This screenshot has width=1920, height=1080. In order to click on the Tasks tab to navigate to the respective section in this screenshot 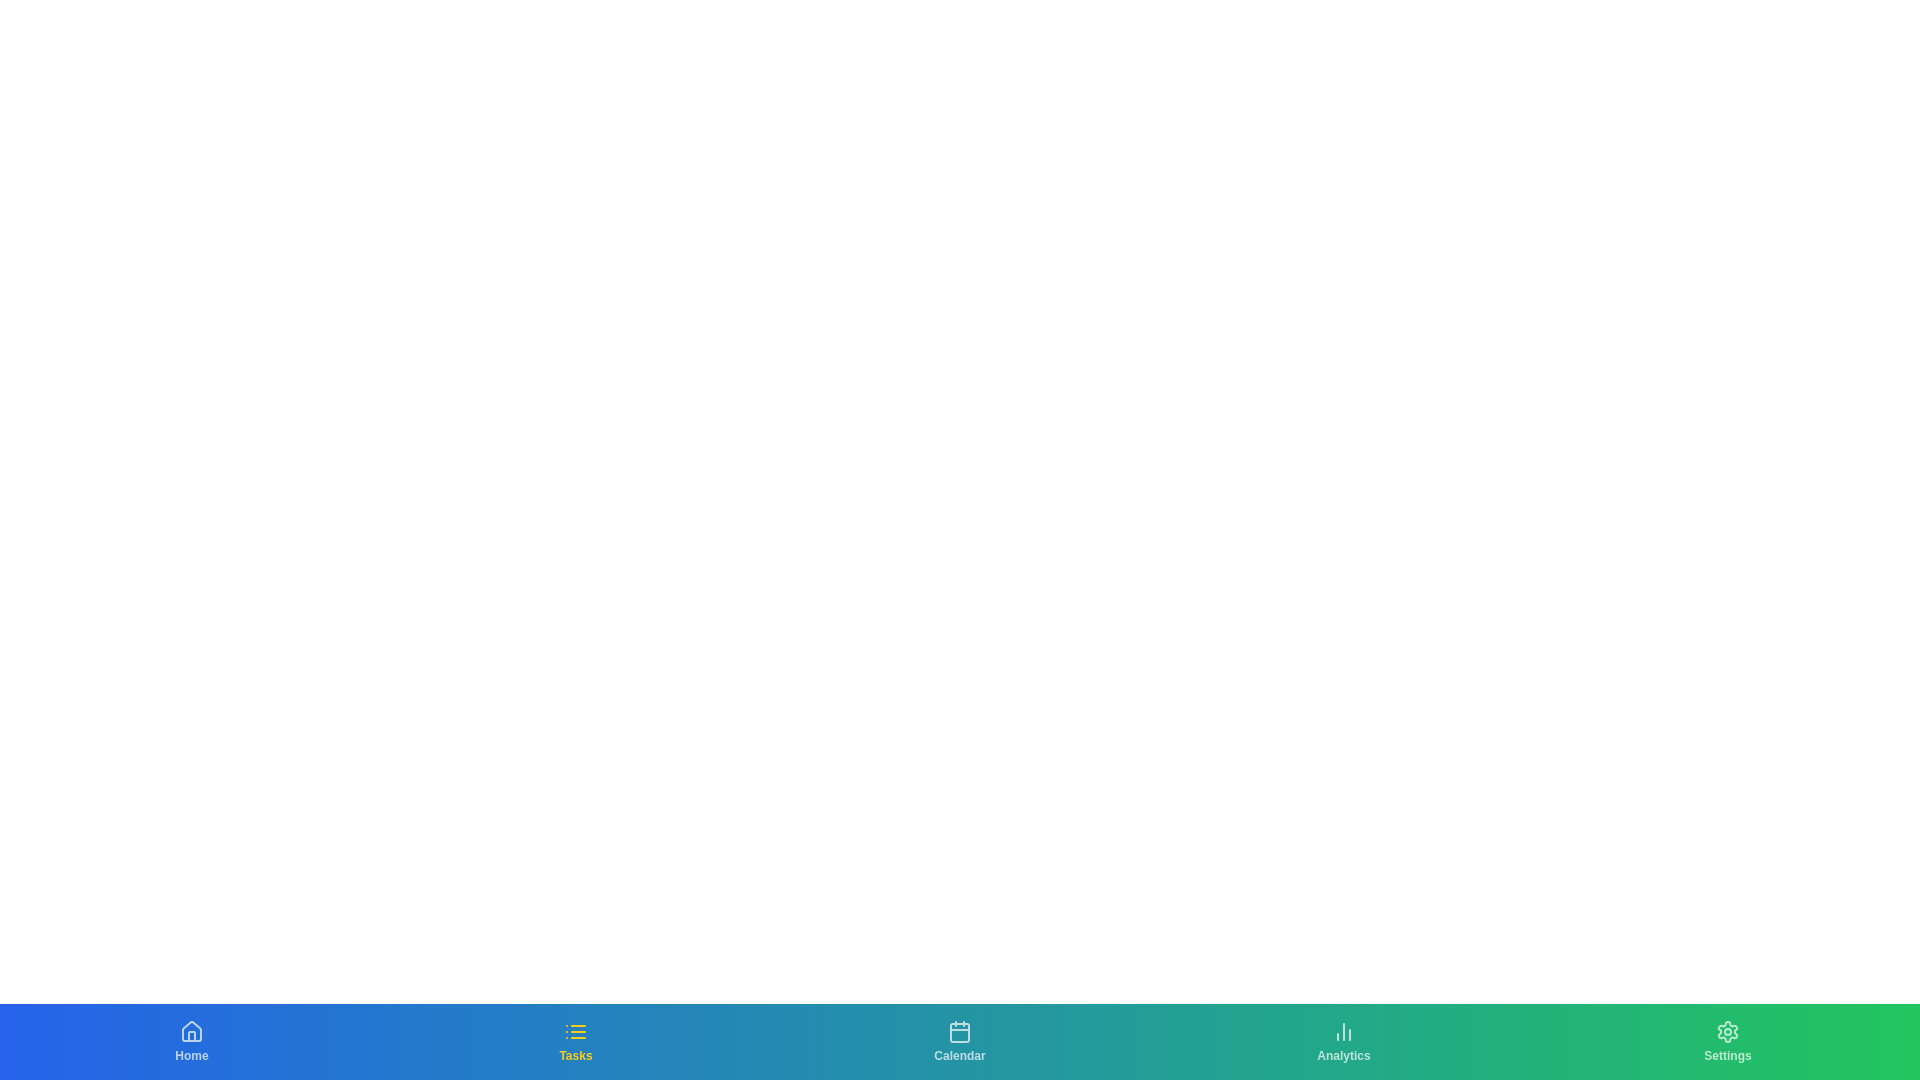, I will do `click(575, 1040)`.